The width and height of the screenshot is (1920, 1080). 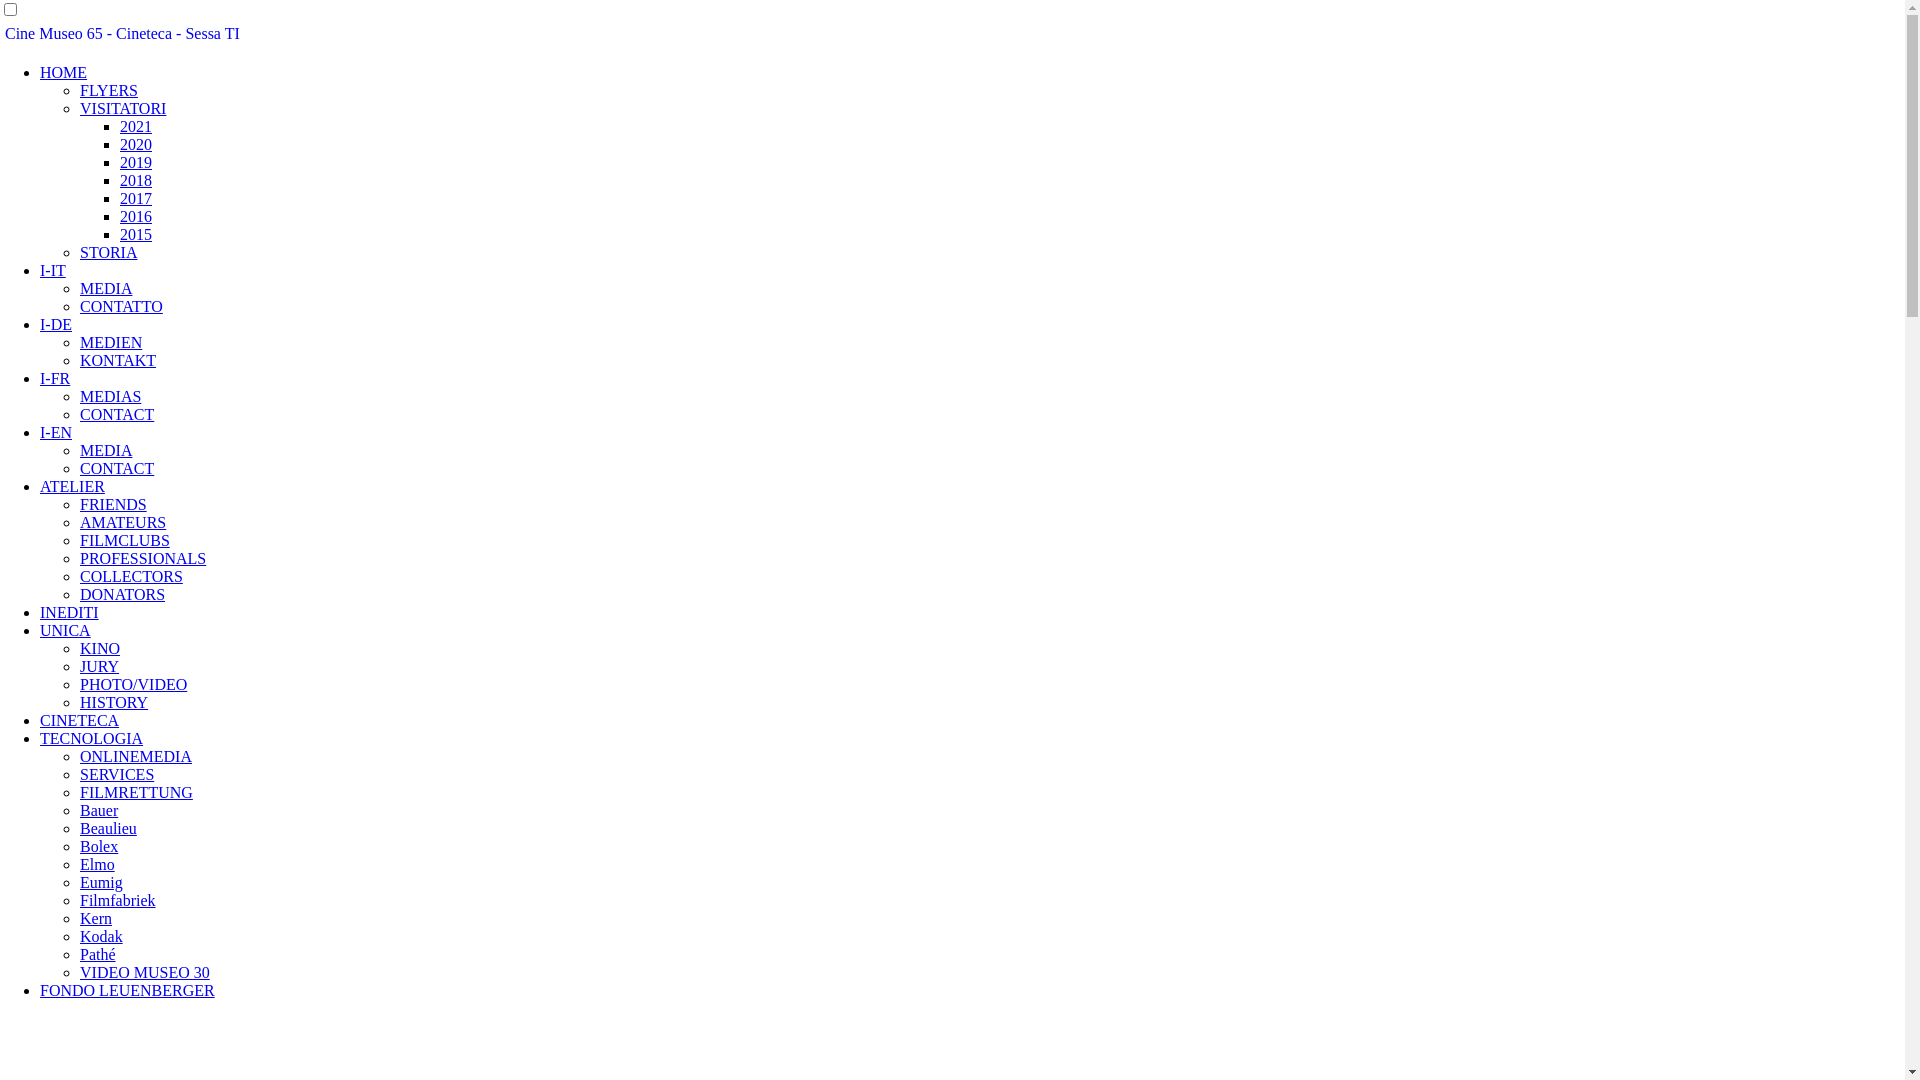 I want to click on 'JURY', so click(x=98, y=666).